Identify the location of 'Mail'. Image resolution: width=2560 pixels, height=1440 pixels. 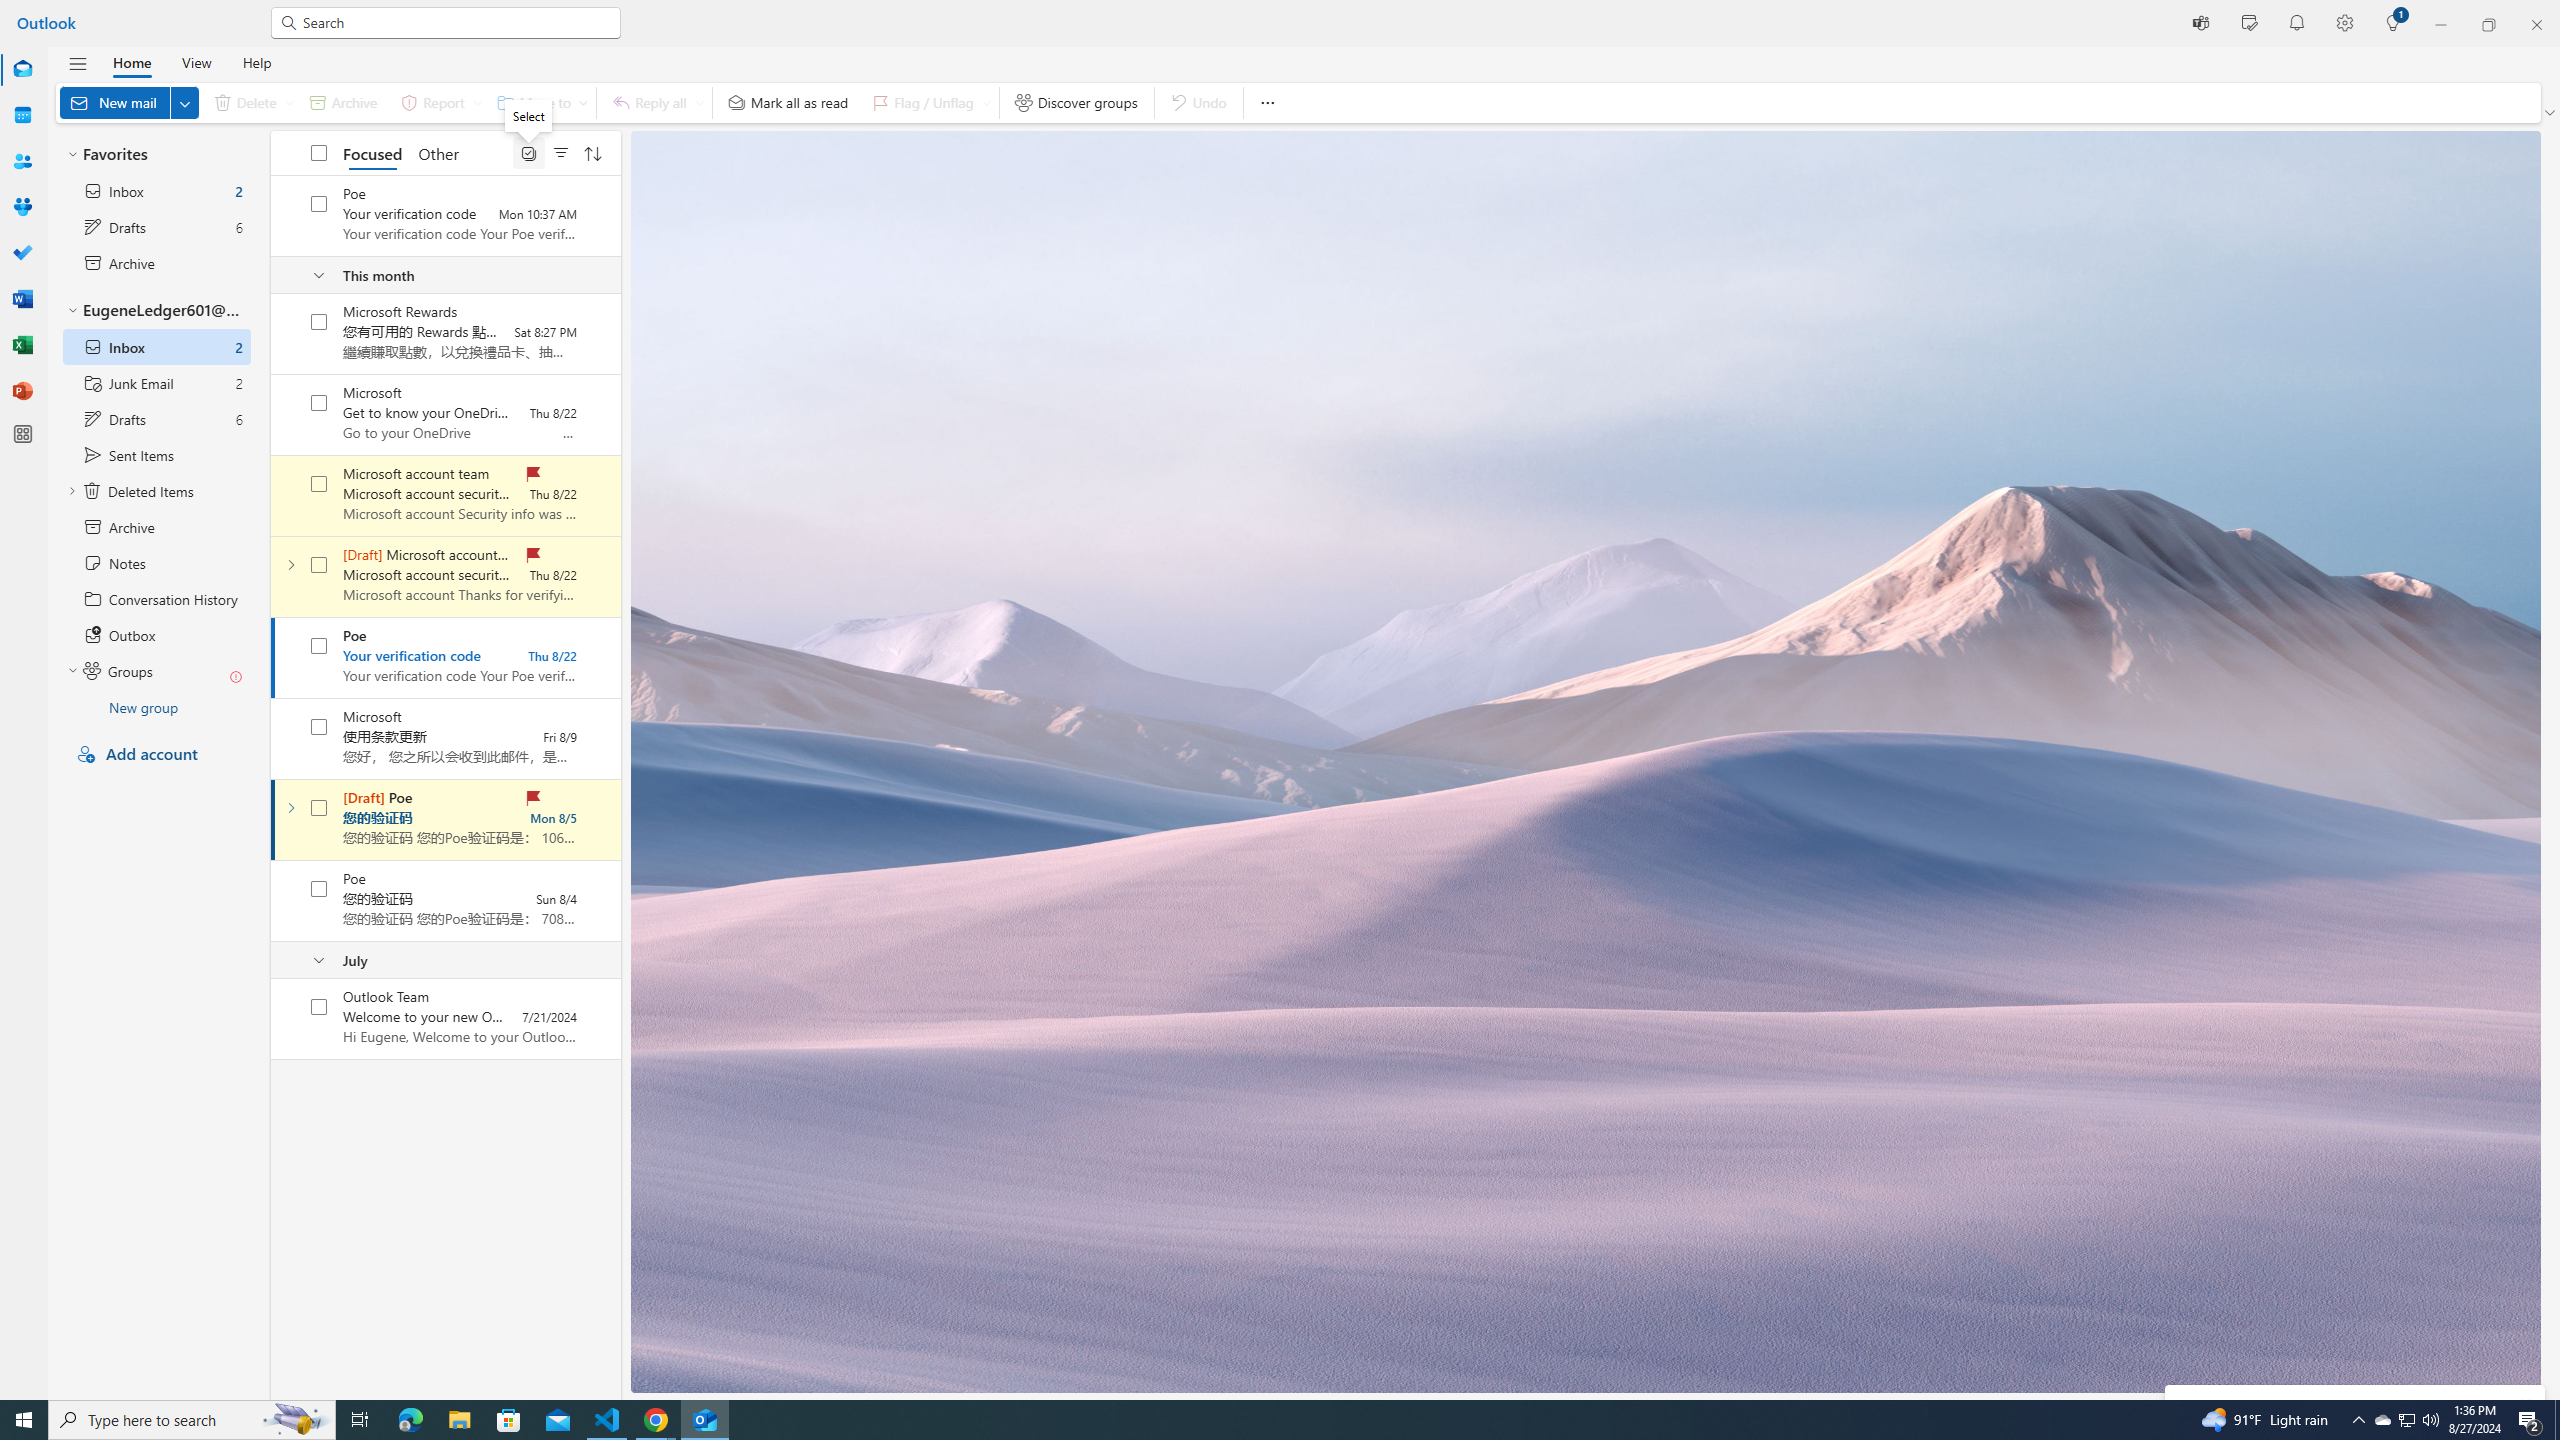
(23, 68).